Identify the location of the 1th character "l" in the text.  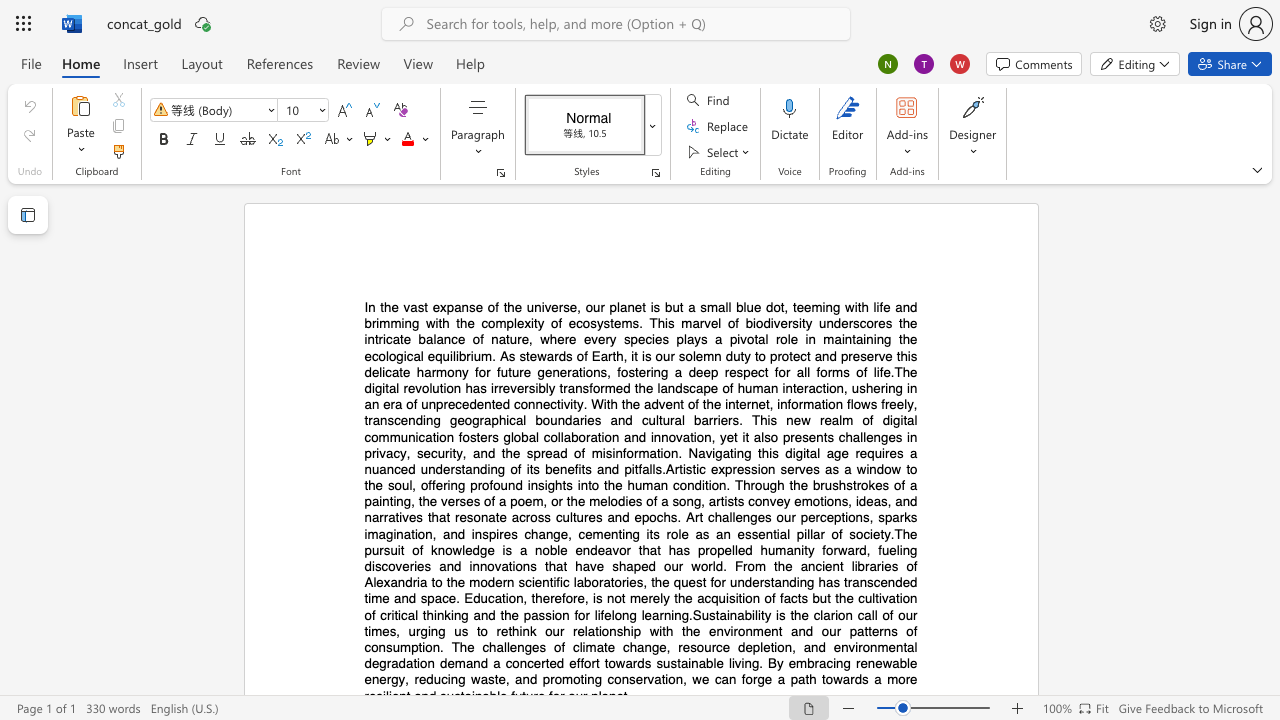
(643, 614).